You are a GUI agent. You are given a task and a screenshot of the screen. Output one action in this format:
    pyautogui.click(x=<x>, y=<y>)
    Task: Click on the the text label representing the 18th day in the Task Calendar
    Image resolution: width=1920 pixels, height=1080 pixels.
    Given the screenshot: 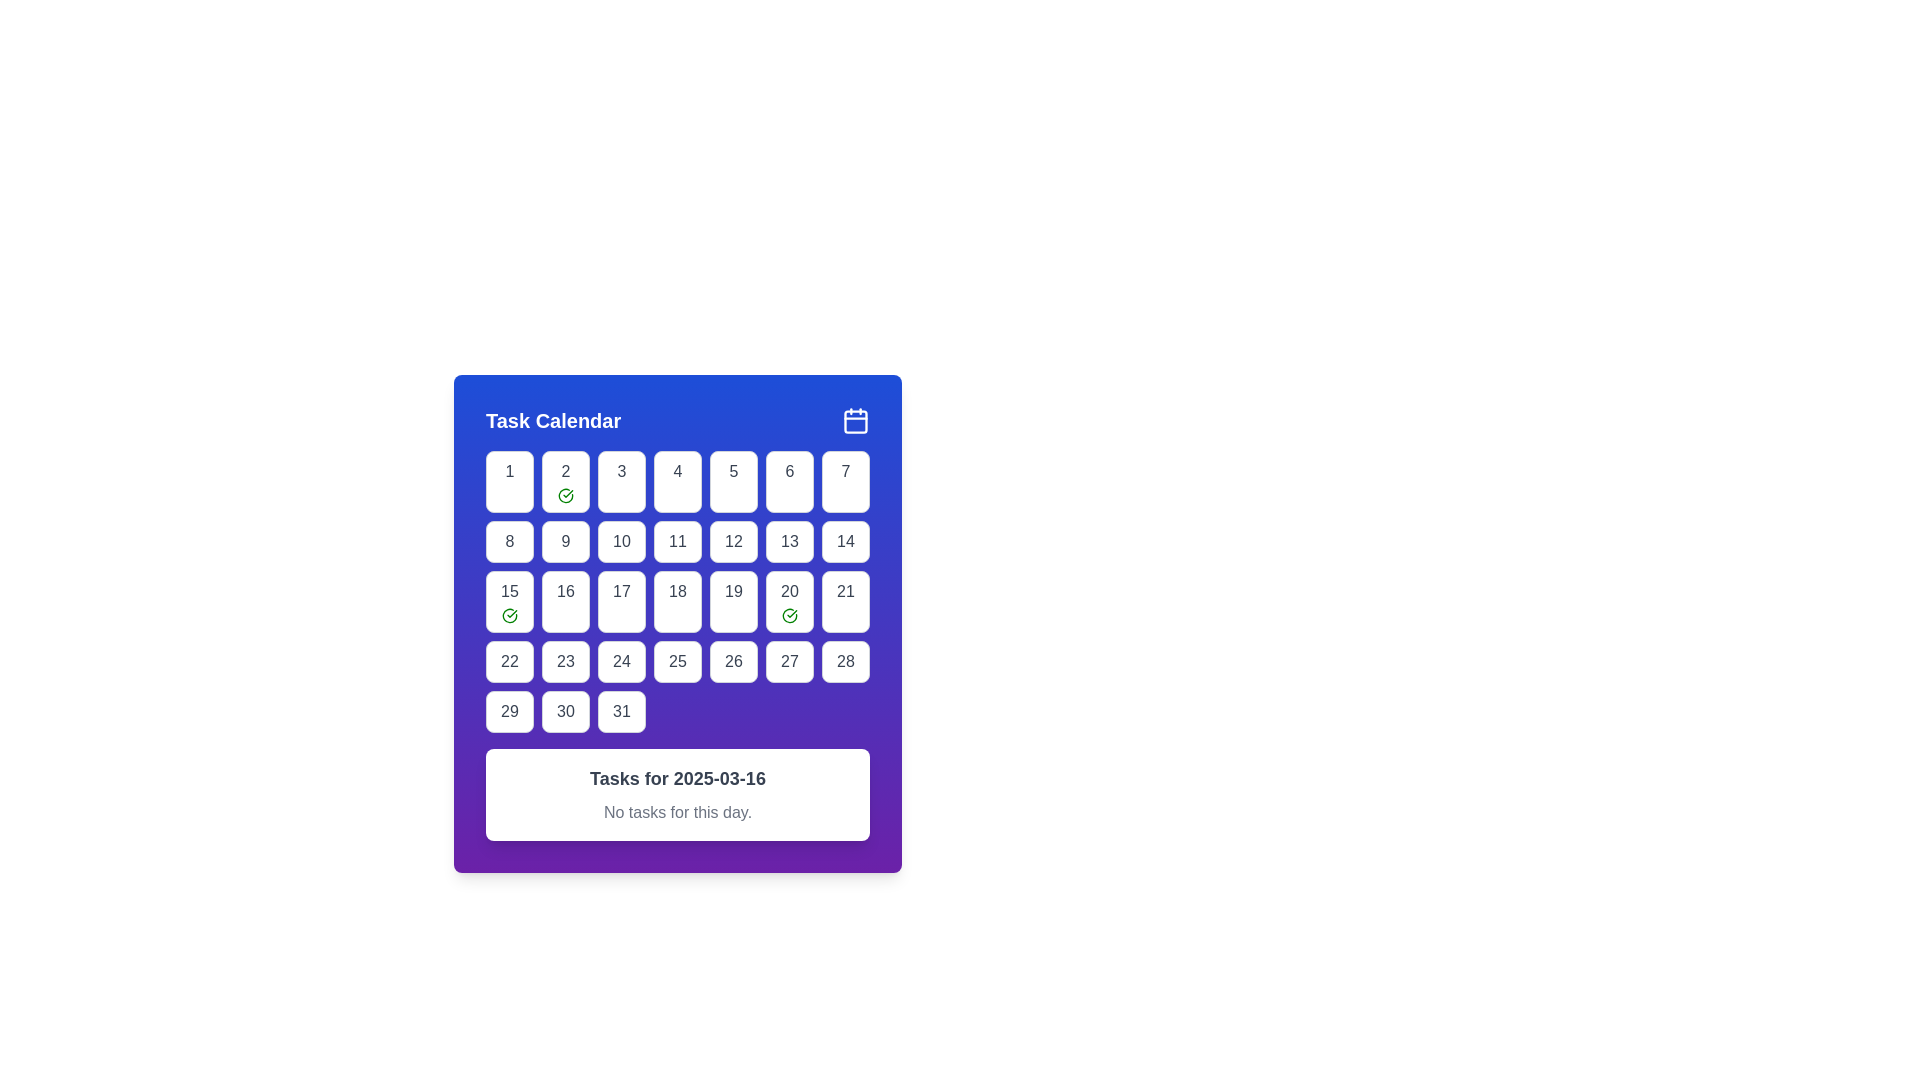 What is the action you would take?
    pyautogui.click(x=677, y=590)
    